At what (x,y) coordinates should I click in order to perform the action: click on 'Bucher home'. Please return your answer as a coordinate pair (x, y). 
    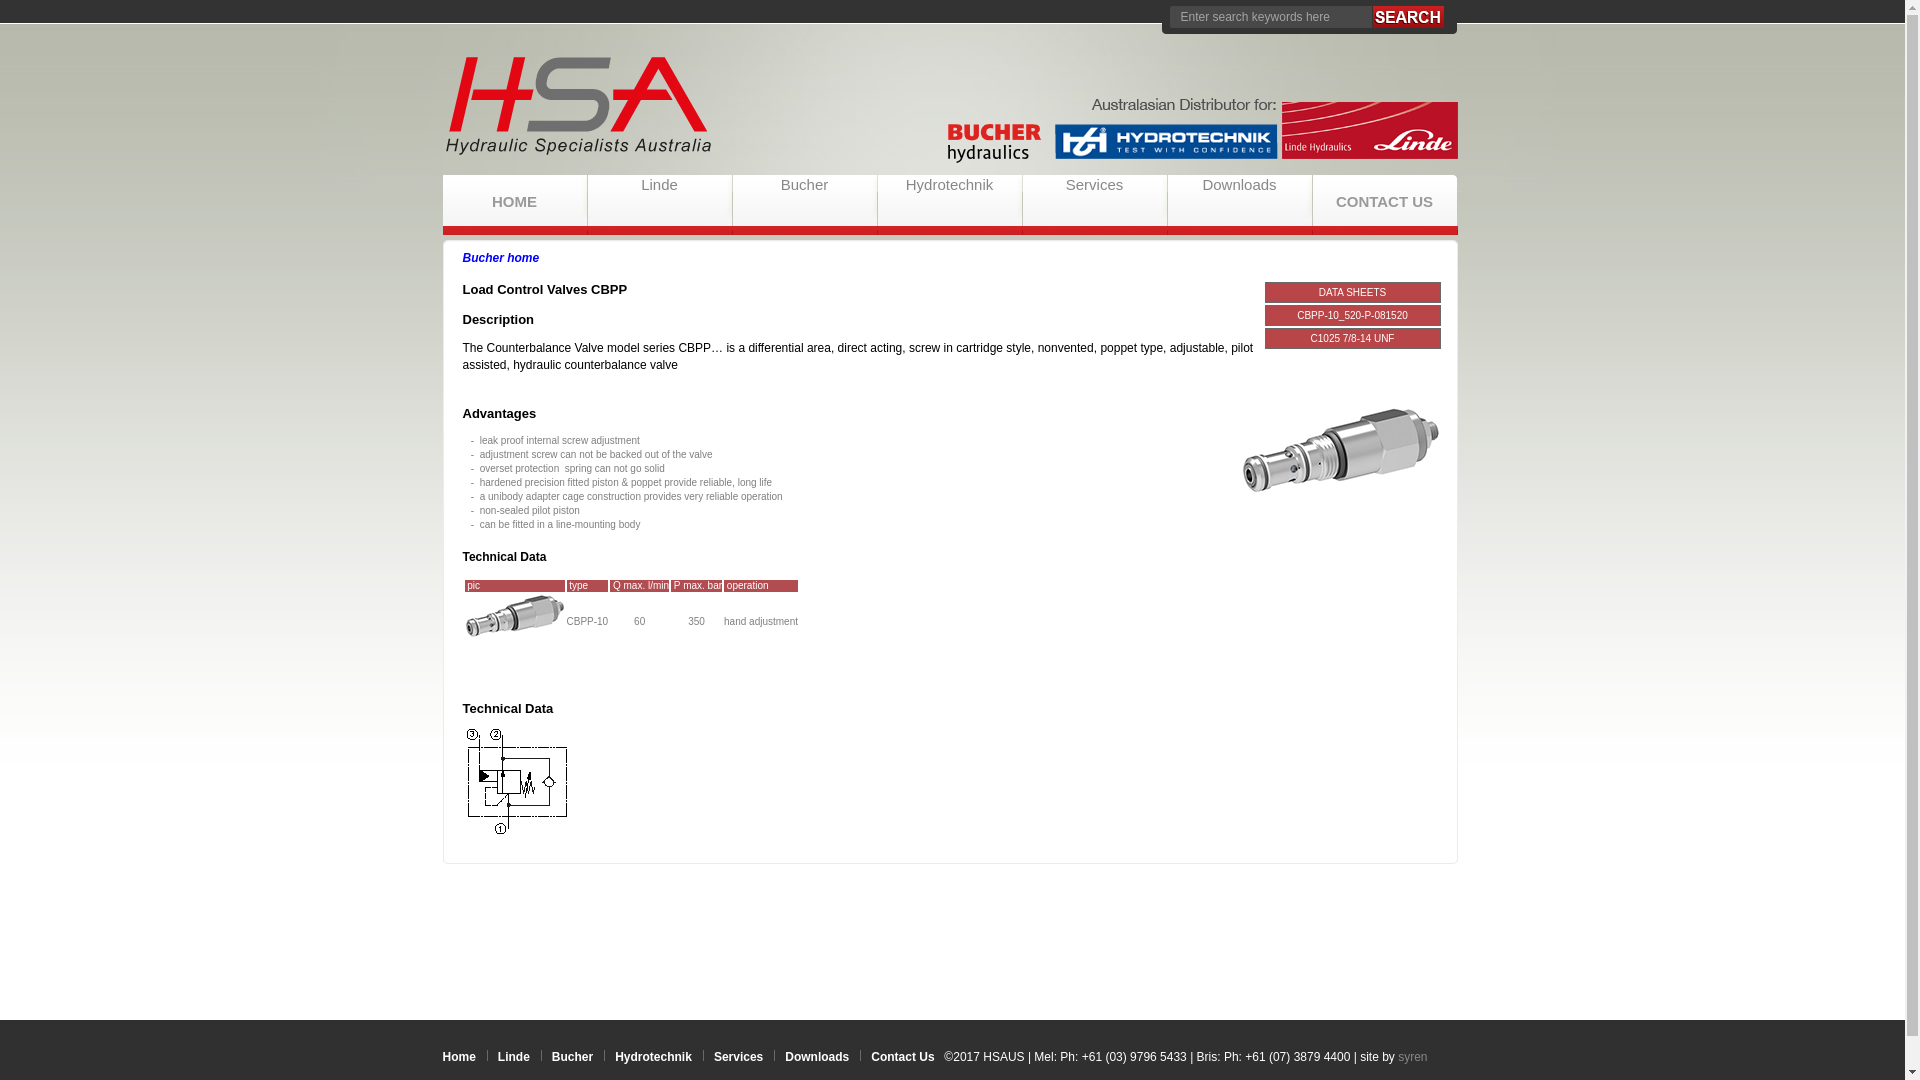
    Looking at the image, I should click on (500, 257).